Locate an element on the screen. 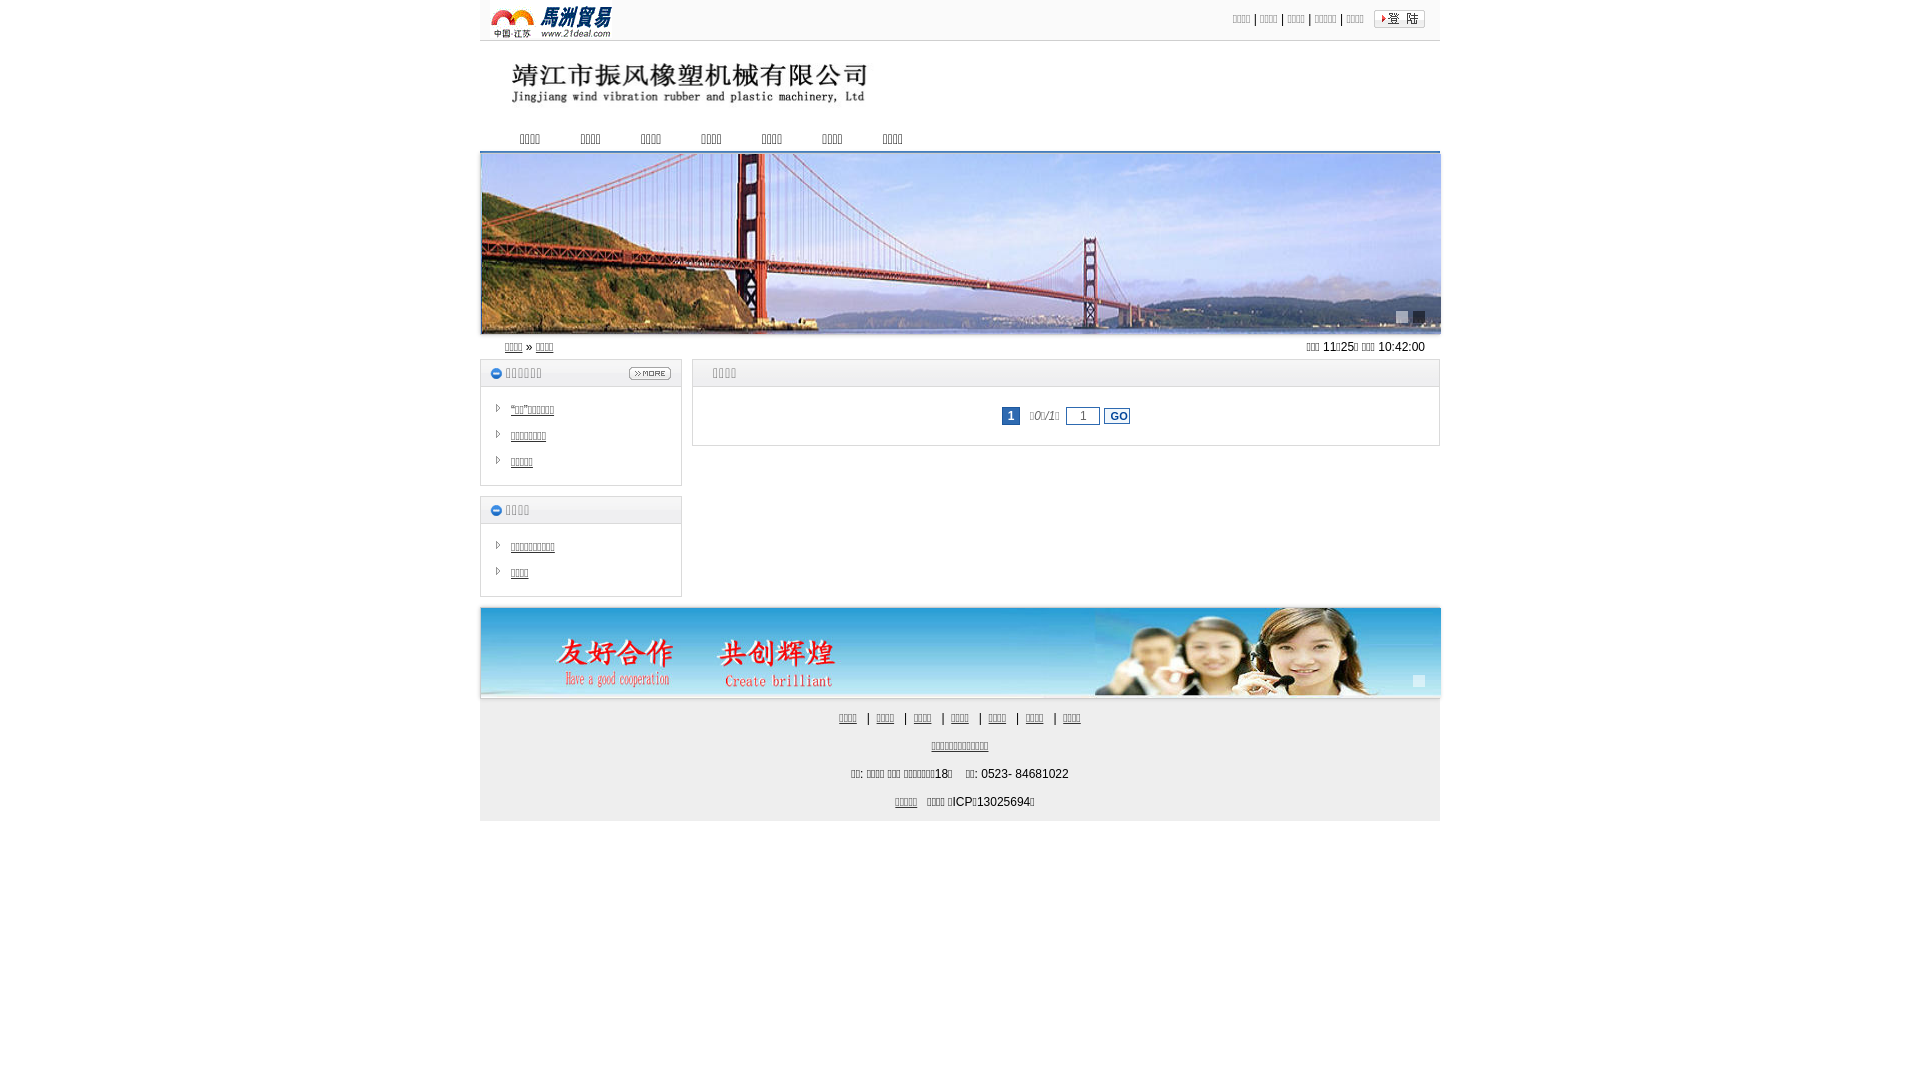 This screenshot has height=1080, width=1920. 'GO' is located at coordinates (1116, 415).